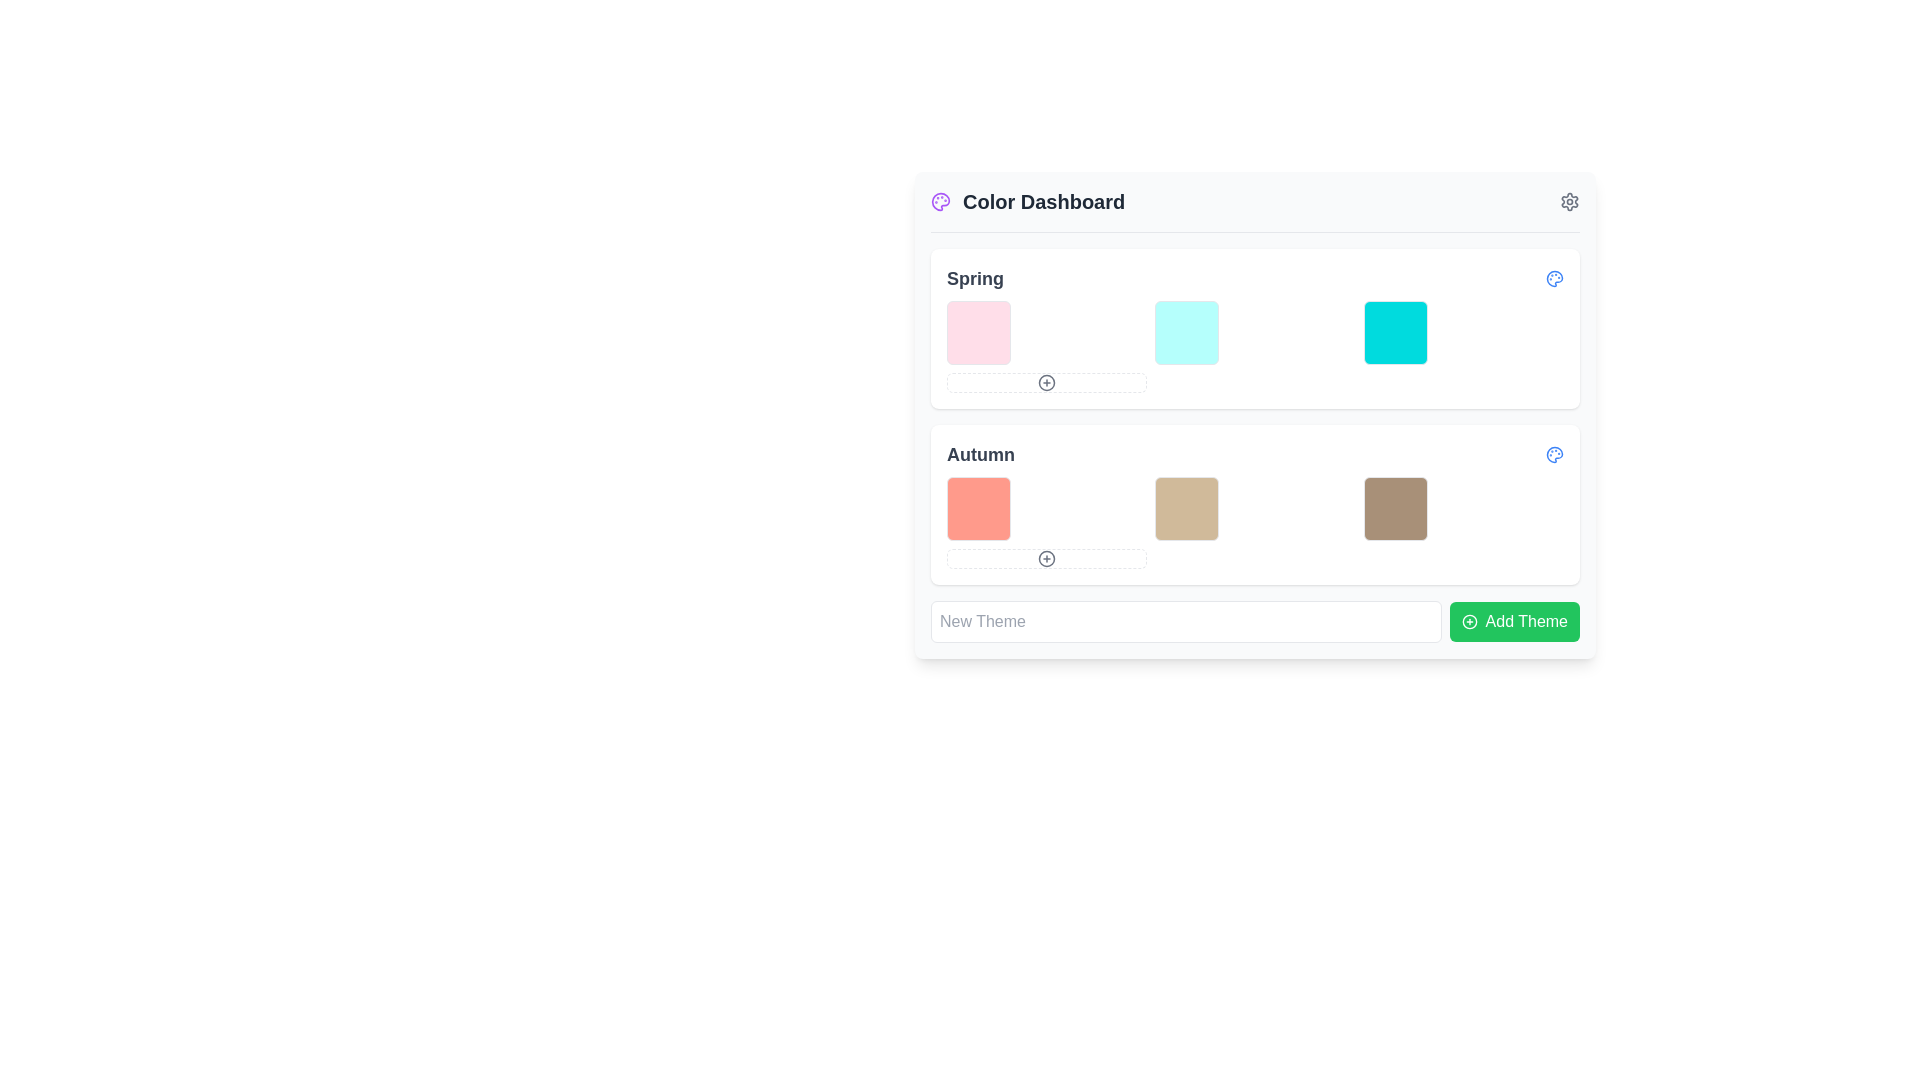  What do you see at coordinates (975, 278) in the screenshot?
I see `the text label displaying the word 'Spring', which is styled with a bold font and dark gray color, located at the top row of the interface` at bounding box center [975, 278].